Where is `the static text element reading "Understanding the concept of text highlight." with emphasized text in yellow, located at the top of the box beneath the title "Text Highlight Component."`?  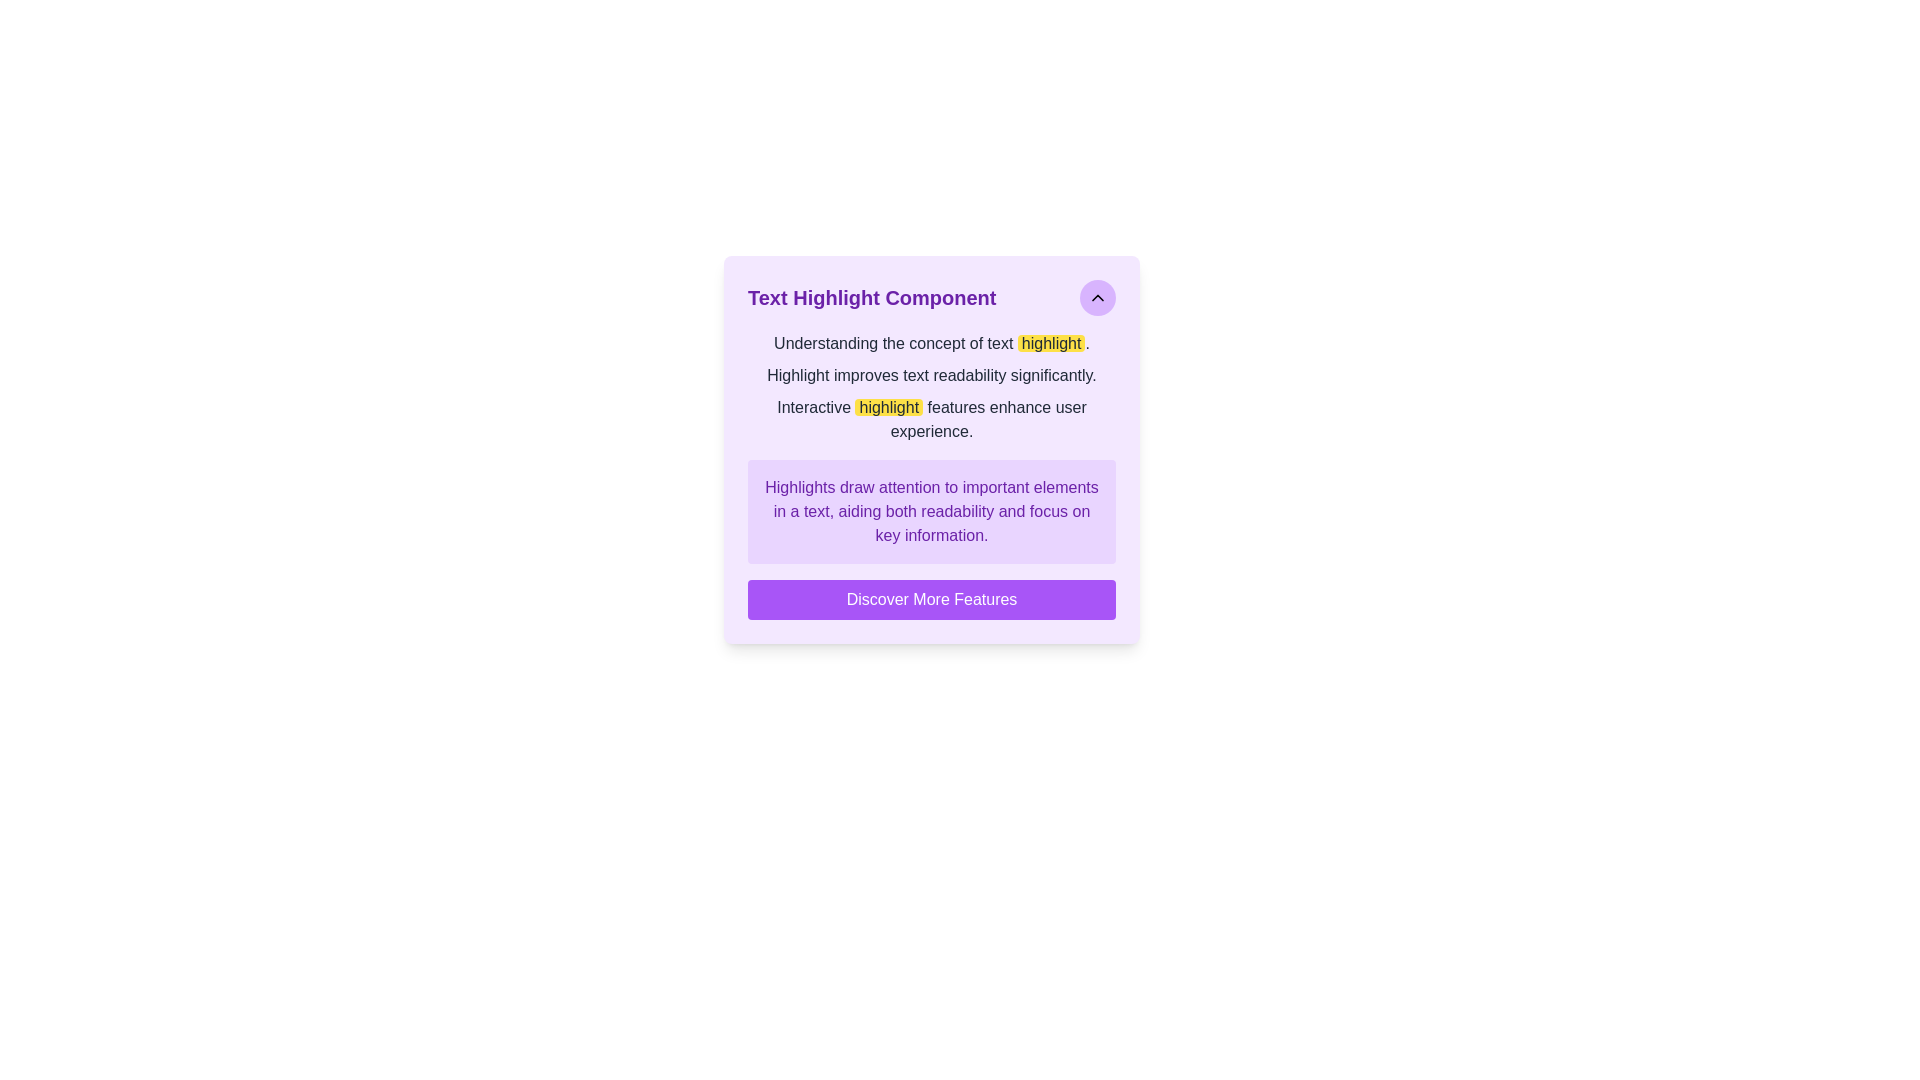 the static text element reading "Understanding the concept of text highlight." with emphasized text in yellow, located at the top of the box beneath the title "Text Highlight Component." is located at coordinates (930, 342).